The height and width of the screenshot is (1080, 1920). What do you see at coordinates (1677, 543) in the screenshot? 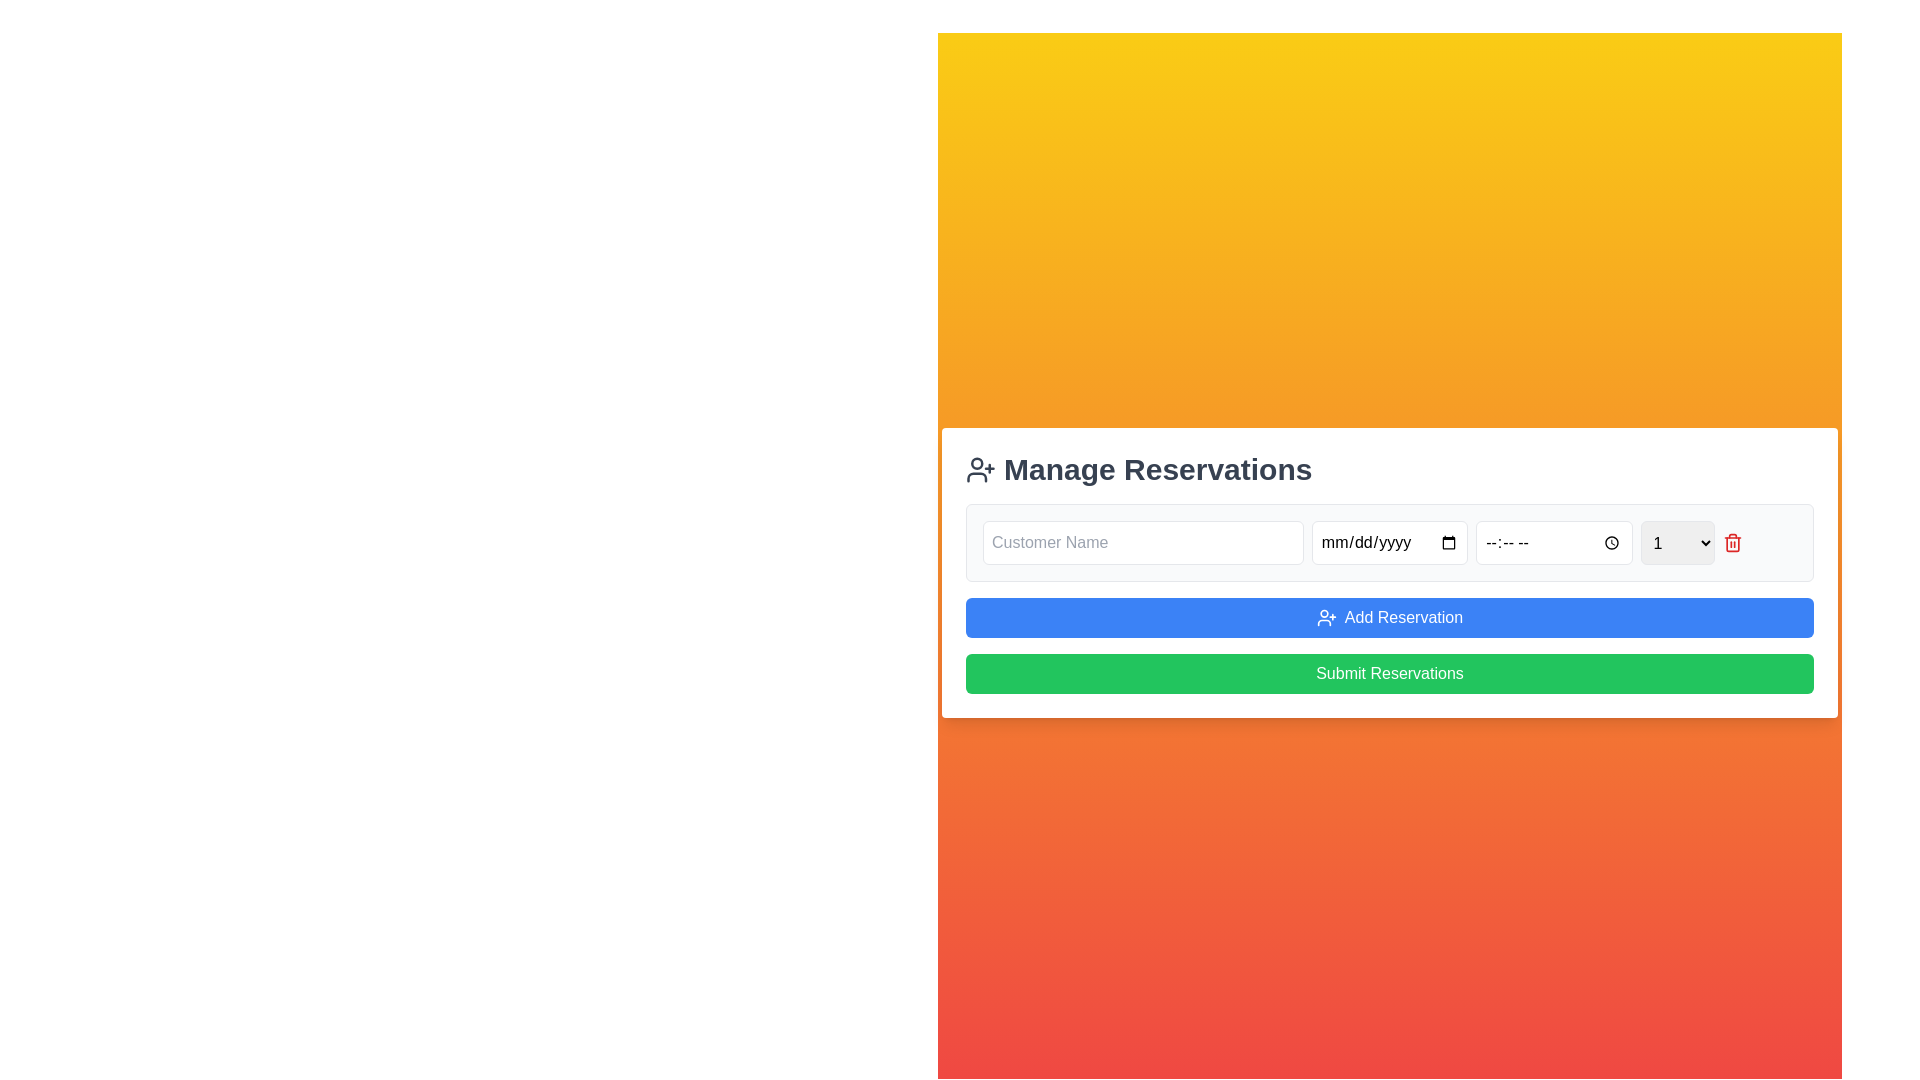
I see `the dropdown selector displaying the number '1'` at bounding box center [1677, 543].